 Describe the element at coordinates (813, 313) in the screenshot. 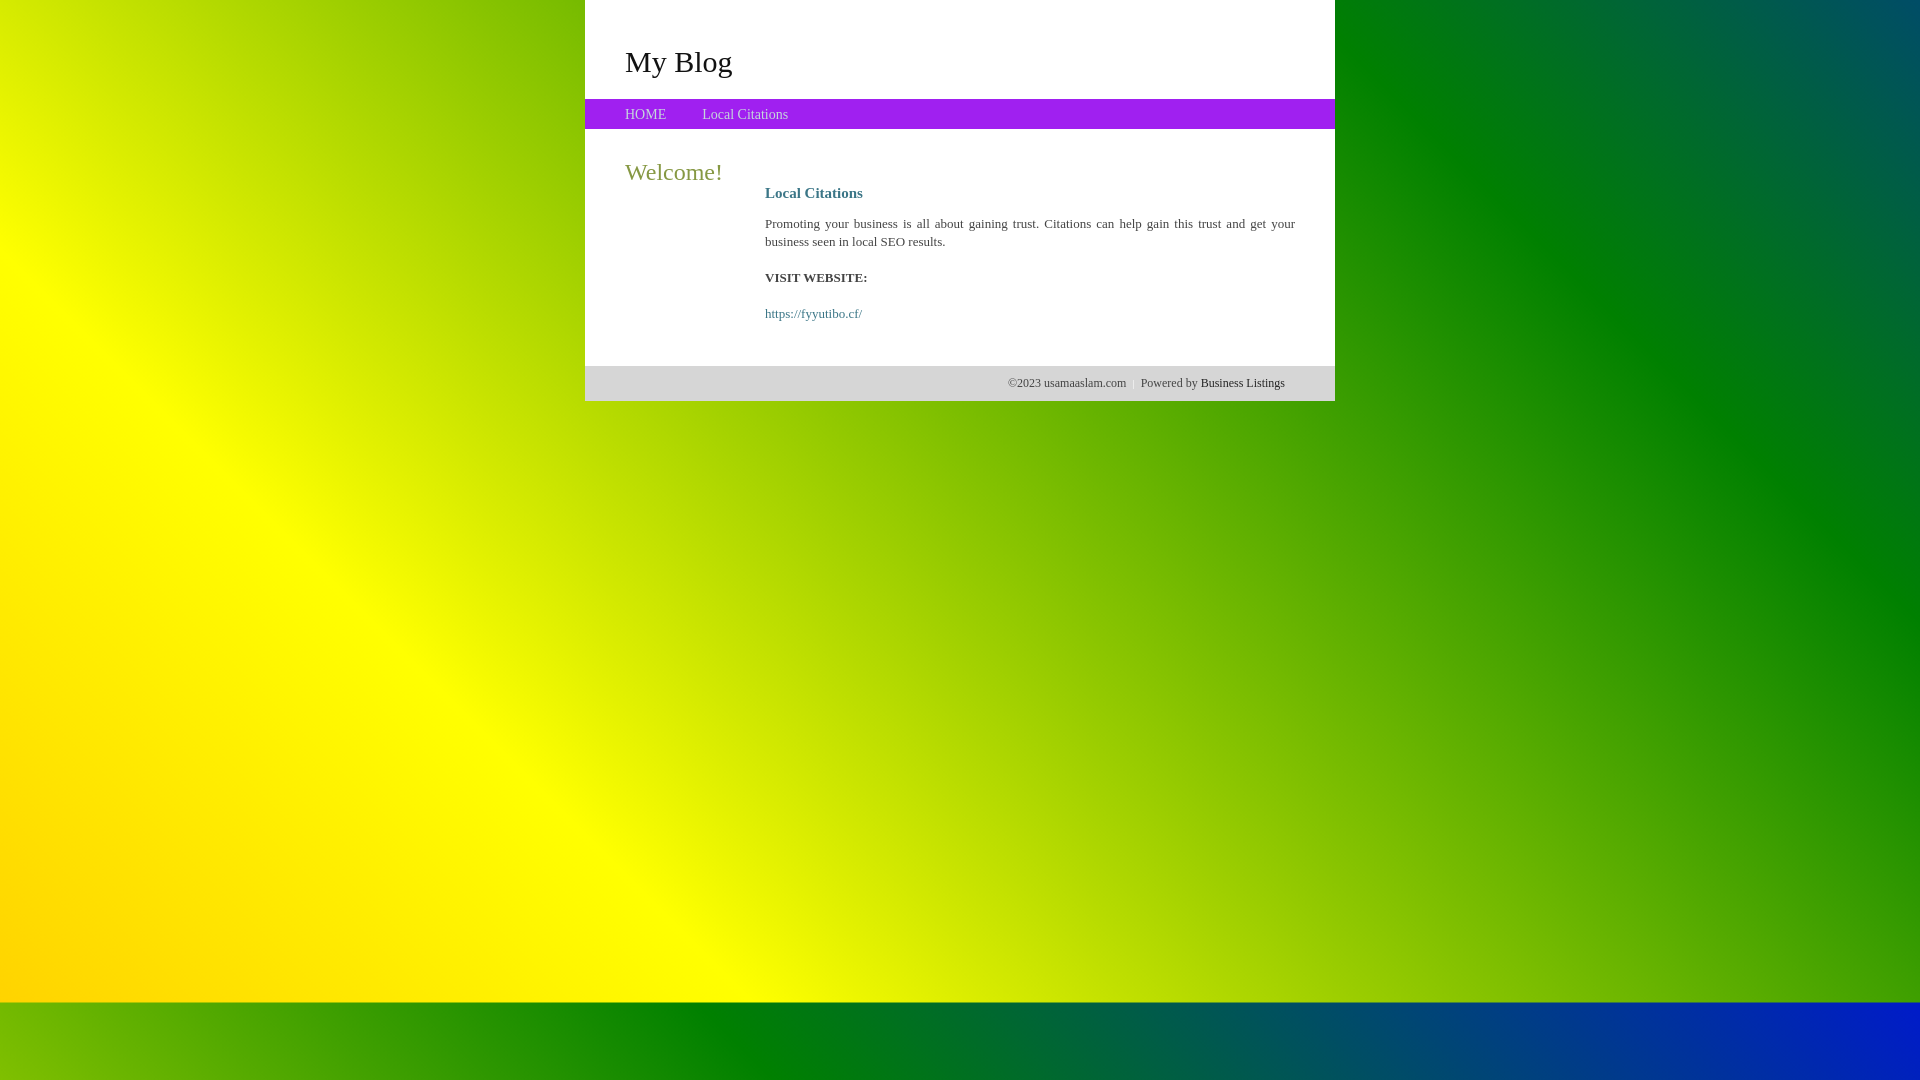

I see `'https://fyyutibo.cf/'` at that location.